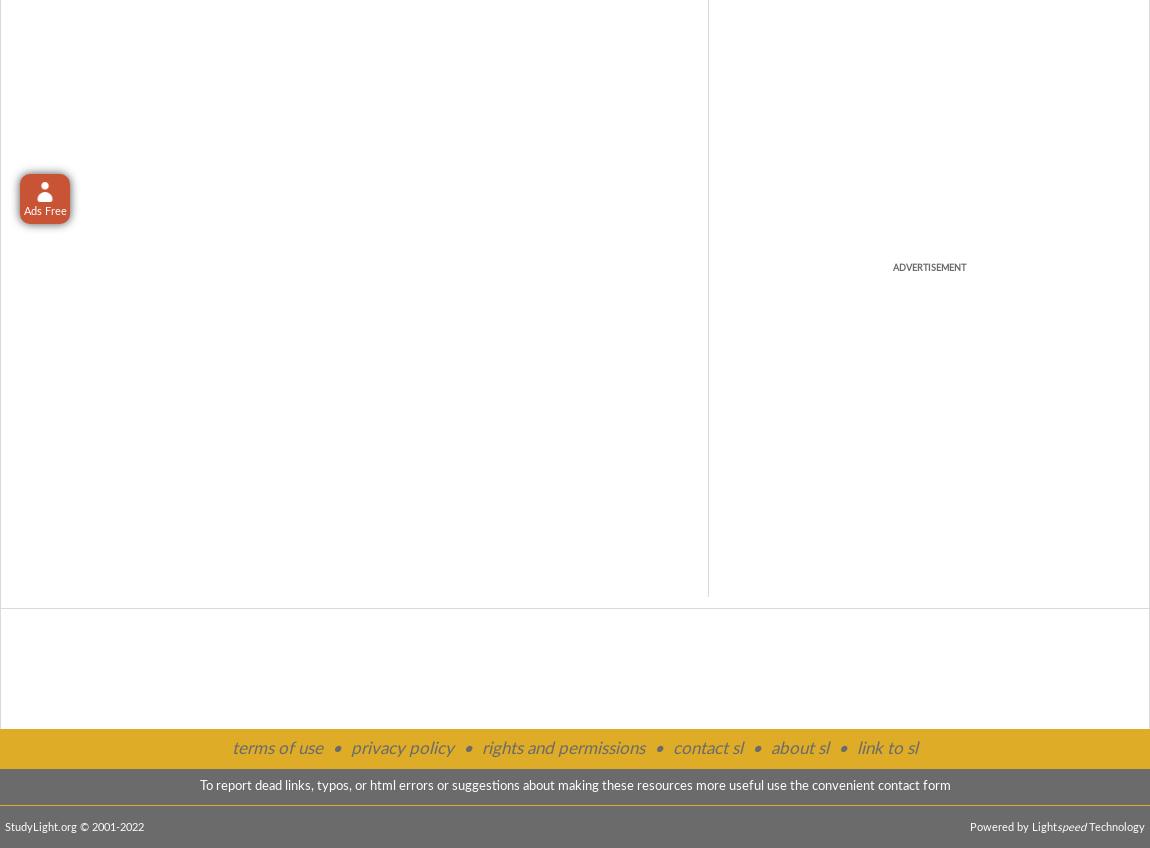 The width and height of the screenshot is (1150, 848). What do you see at coordinates (563, 747) in the screenshot?
I see `'rights and permissions'` at bounding box center [563, 747].